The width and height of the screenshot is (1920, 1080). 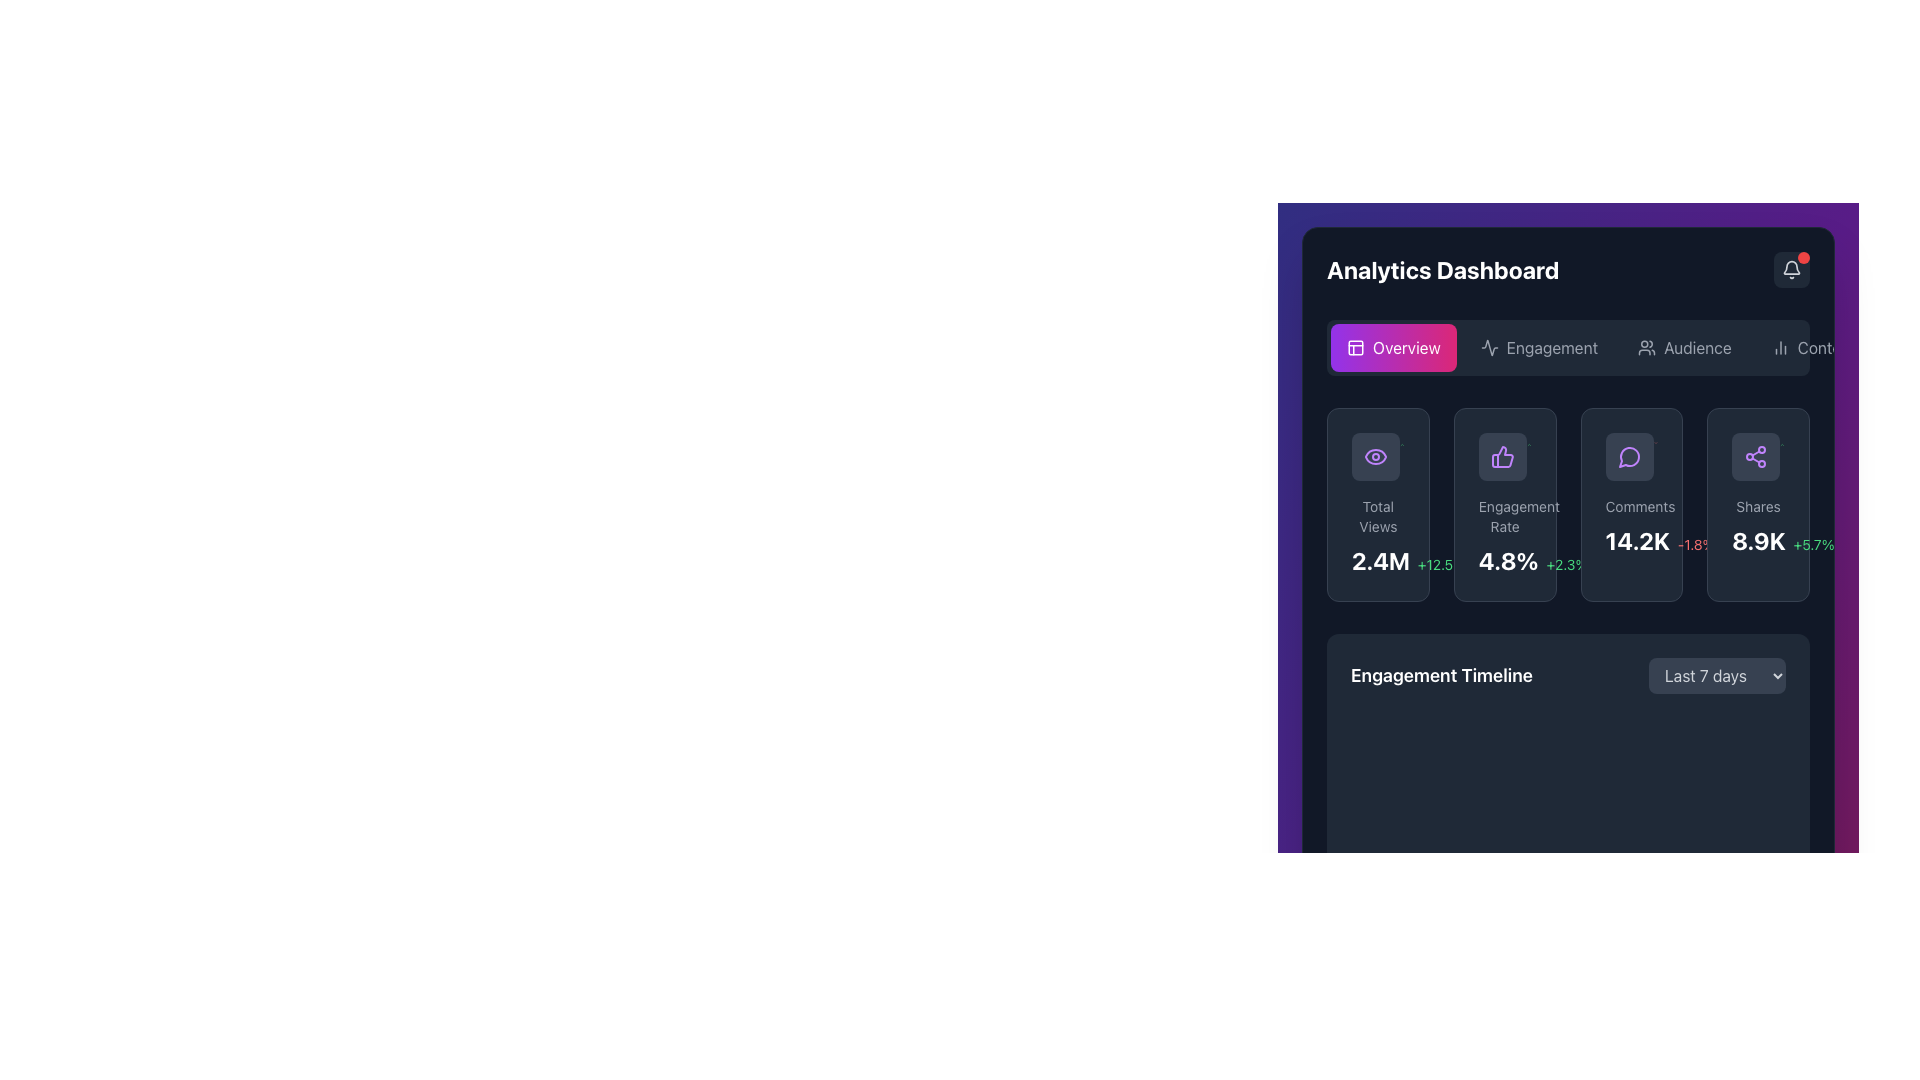 What do you see at coordinates (1505, 560) in the screenshot?
I see `the engagement percentage text located at the bottom of the 'Engagement Rate' card component` at bounding box center [1505, 560].